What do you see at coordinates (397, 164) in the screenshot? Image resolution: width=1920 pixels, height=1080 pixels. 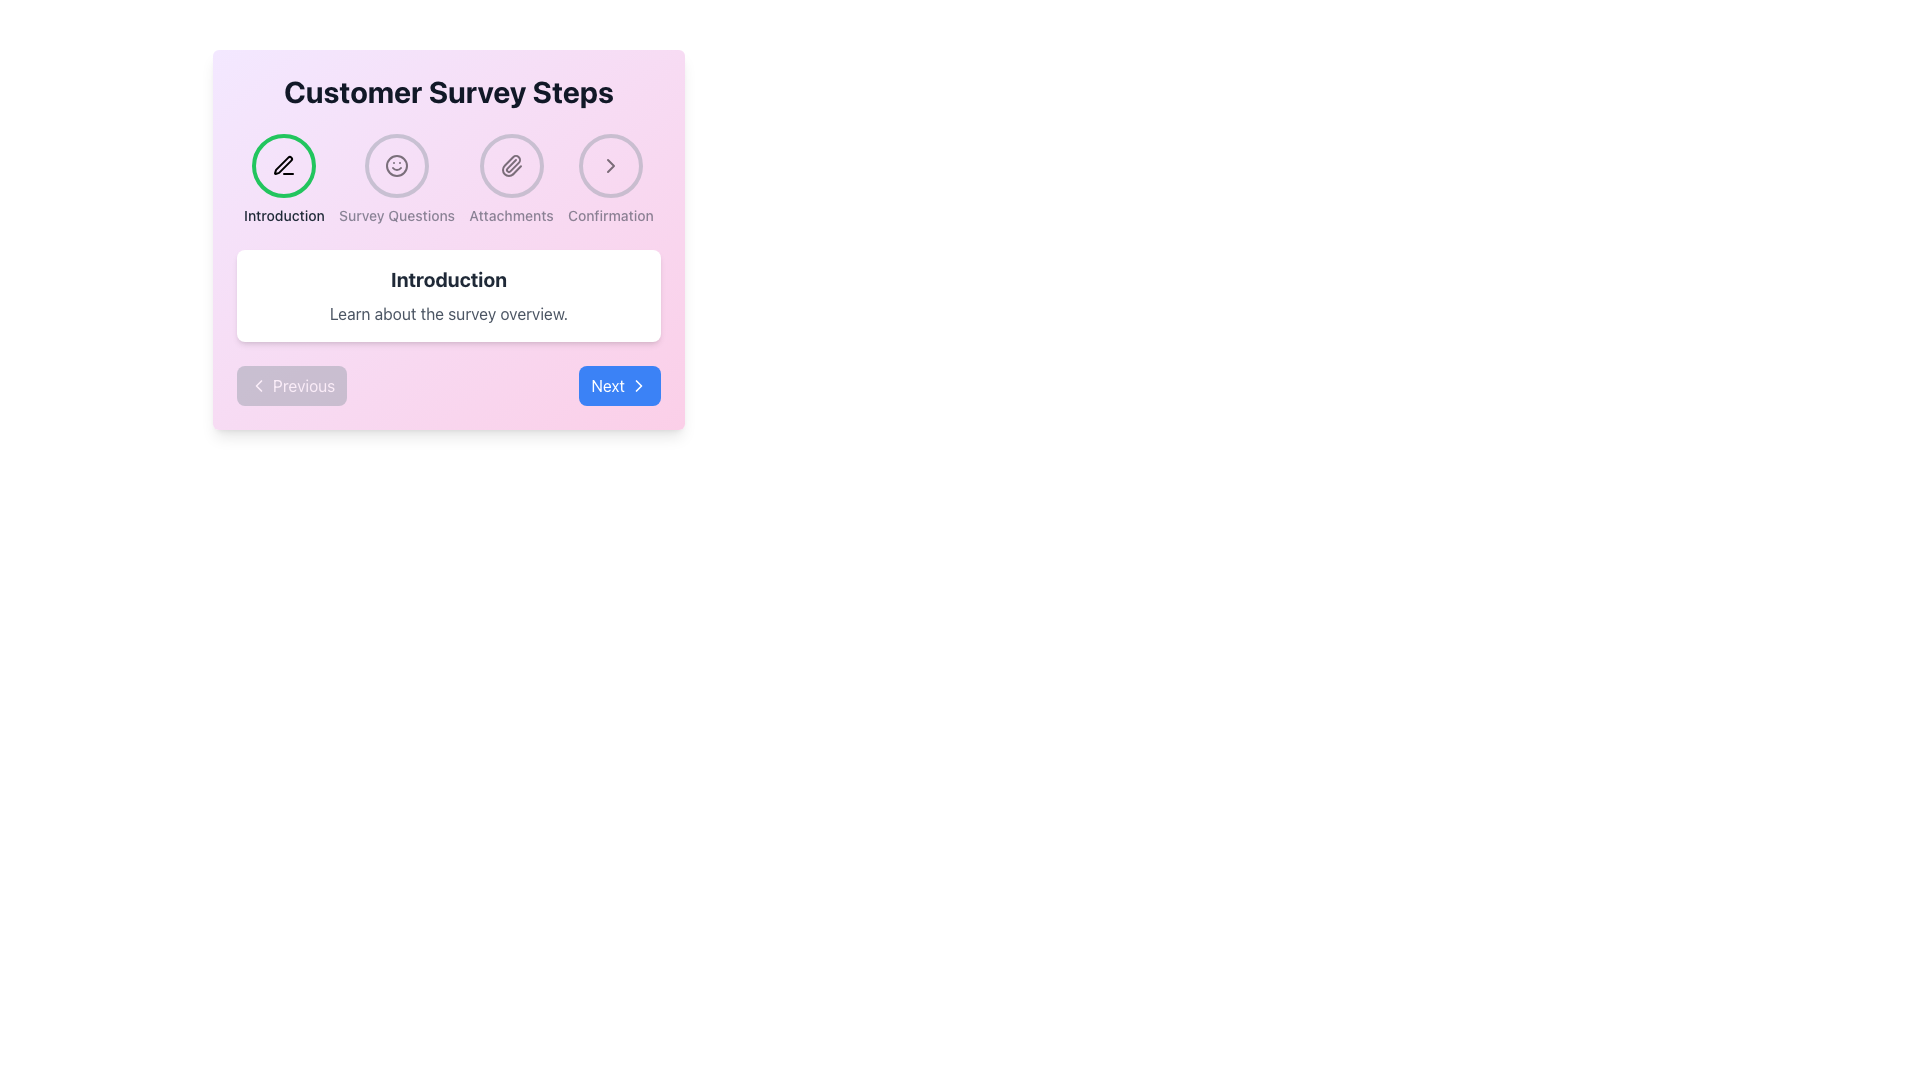 I see `the Circular SVG graphic representing a smiley face icon, which indicates the step 'Survey Questions' in the multi-step process navigation` at bounding box center [397, 164].